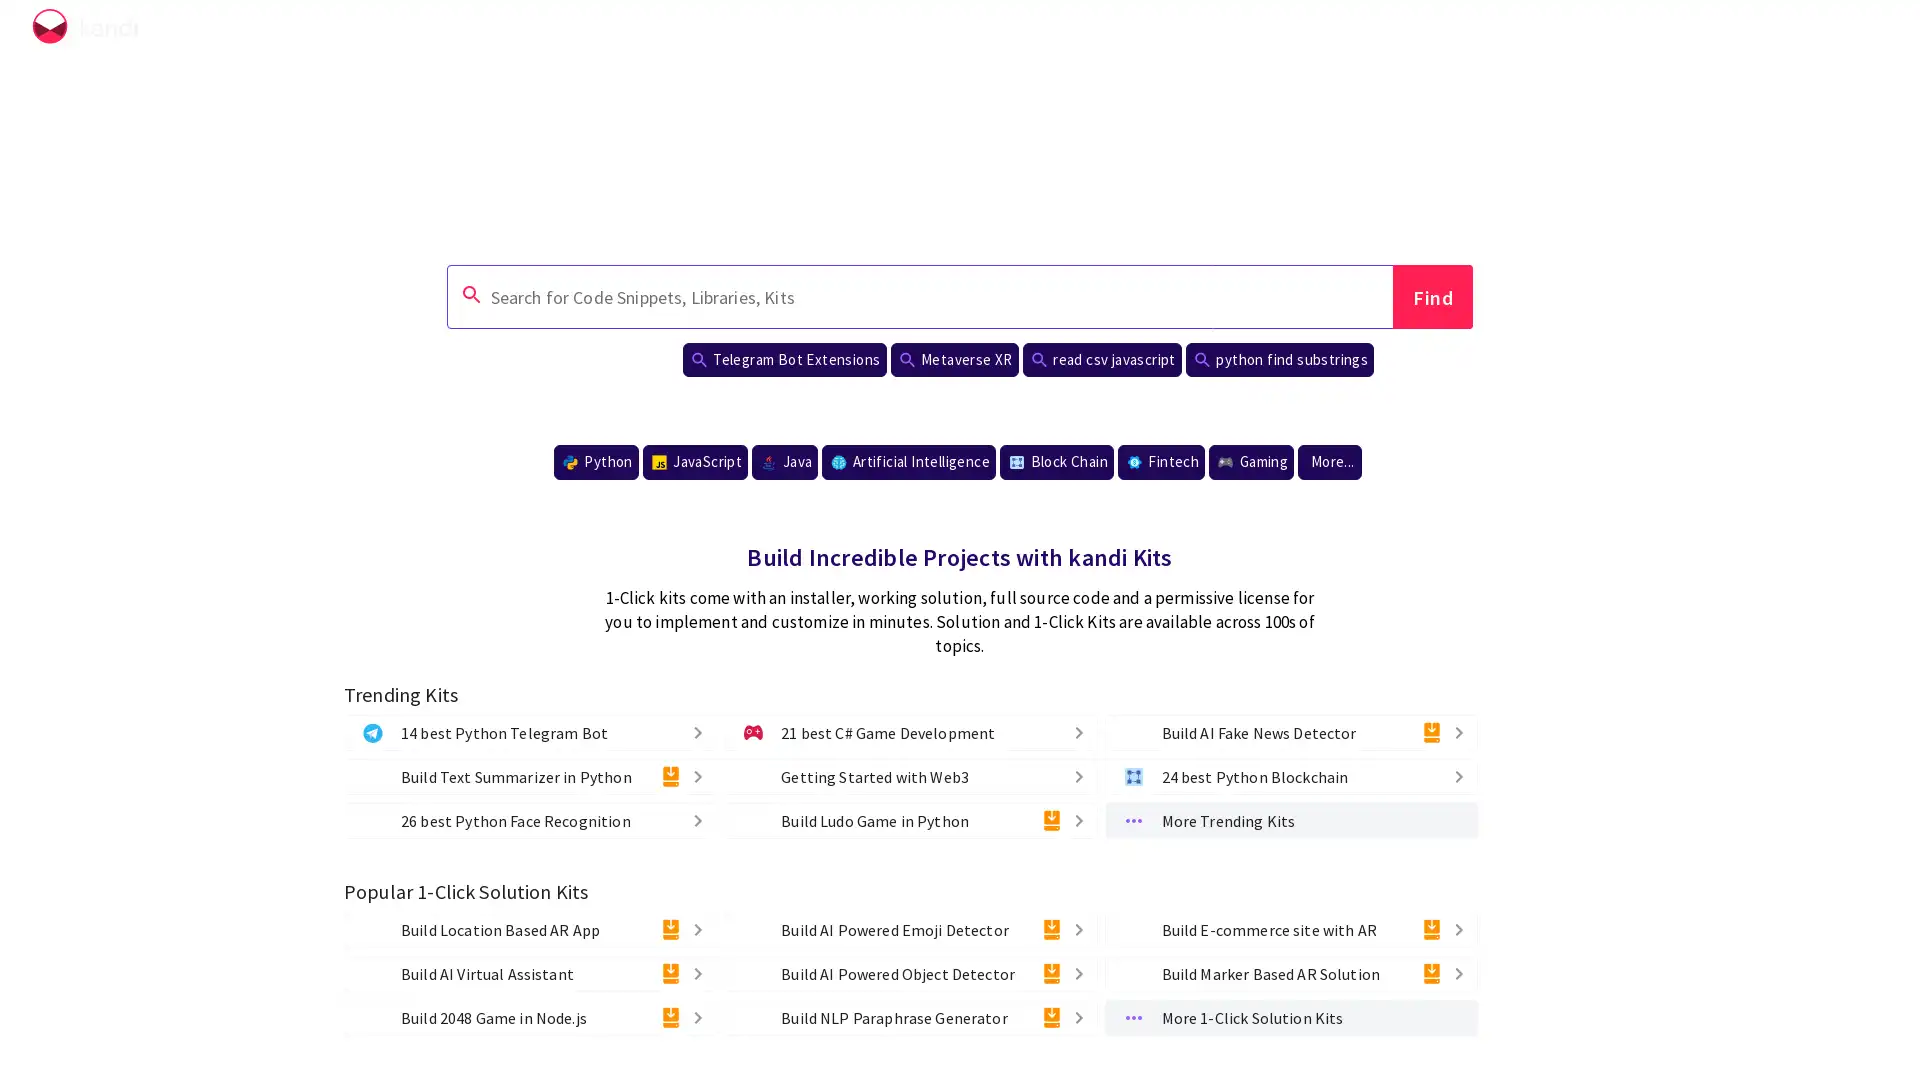  What do you see at coordinates (909, 929) in the screenshot?
I see `hand-emoji-detector Build AI Powered Emoji Detector` at bounding box center [909, 929].